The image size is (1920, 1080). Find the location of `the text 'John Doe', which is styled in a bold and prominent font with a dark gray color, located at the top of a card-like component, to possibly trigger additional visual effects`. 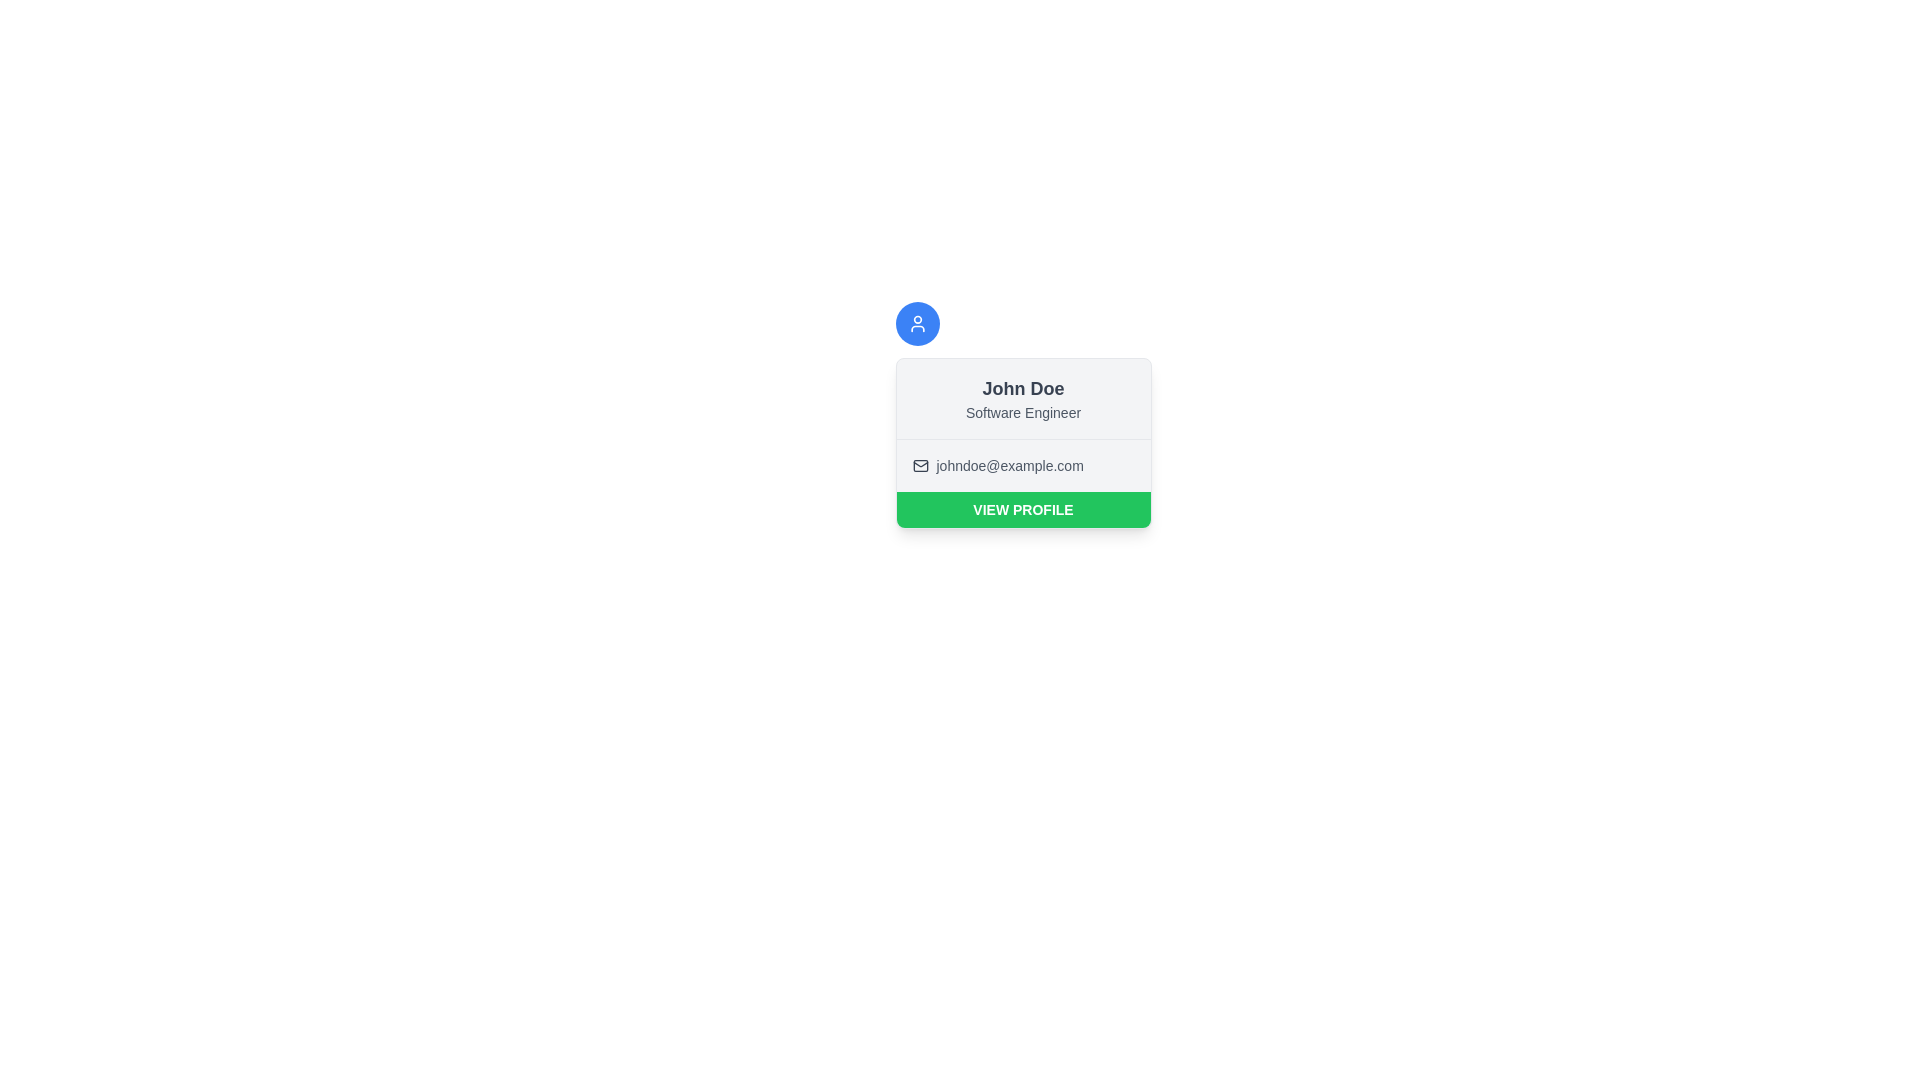

the text 'John Doe', which is styled in a bold and prominent font with a dark gray color, located at the top of a card-like component, to possibly trigger additional visual effects is located at coordinates (1023, 389).